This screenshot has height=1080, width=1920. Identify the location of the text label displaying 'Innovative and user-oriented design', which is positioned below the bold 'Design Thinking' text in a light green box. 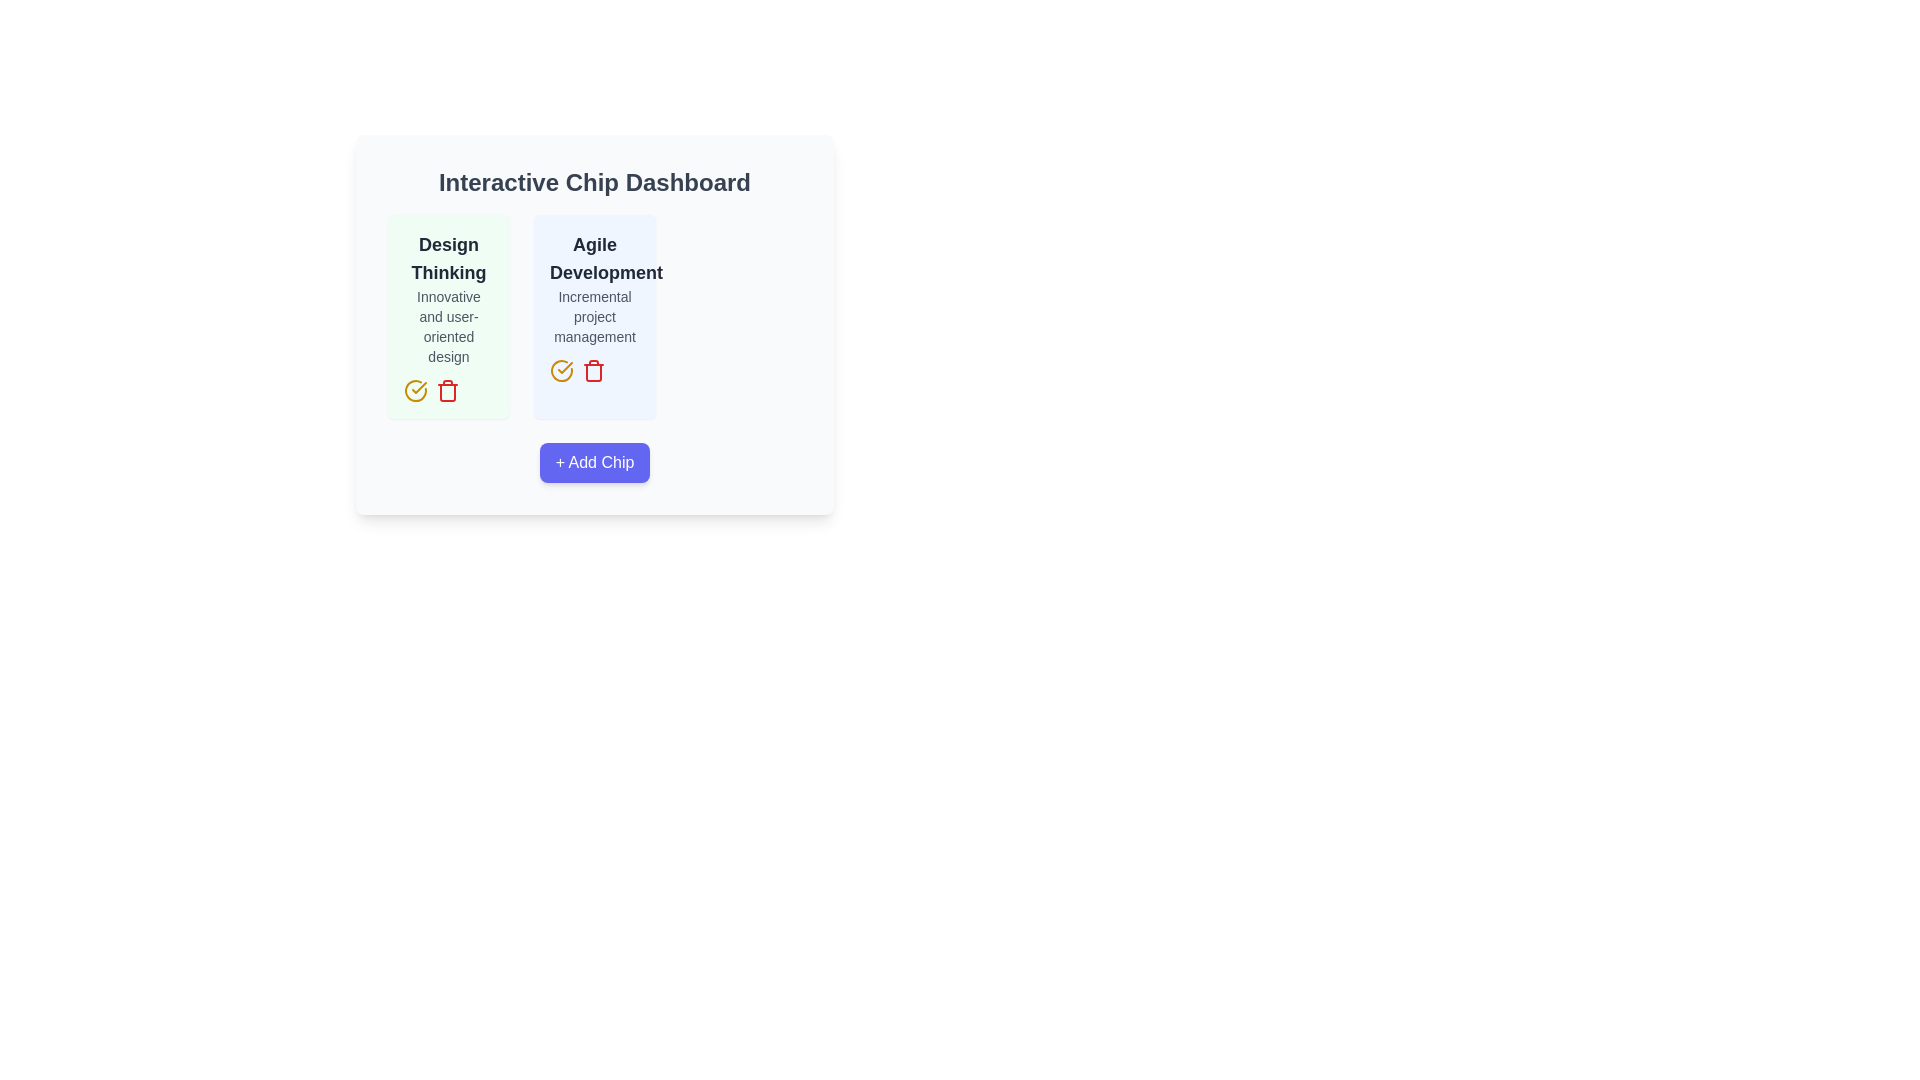
(448, 326).